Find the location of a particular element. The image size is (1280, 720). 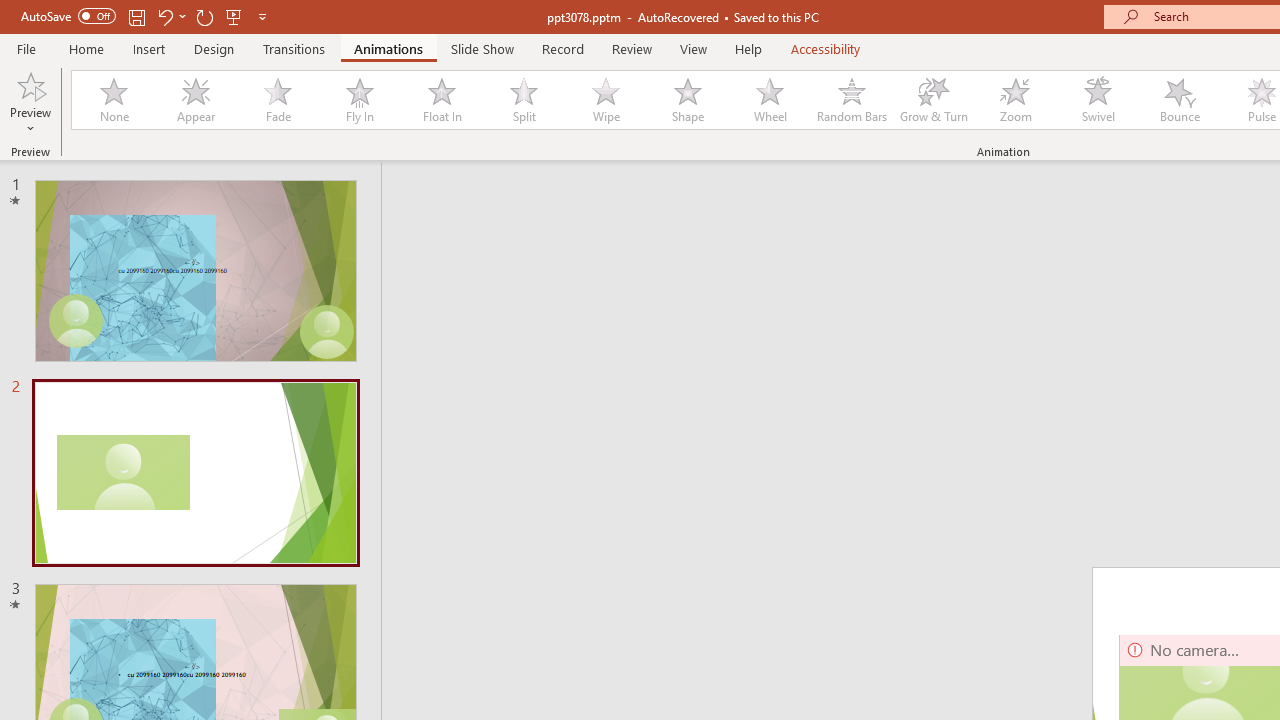

'Save' is located at coordinates (135, 16).